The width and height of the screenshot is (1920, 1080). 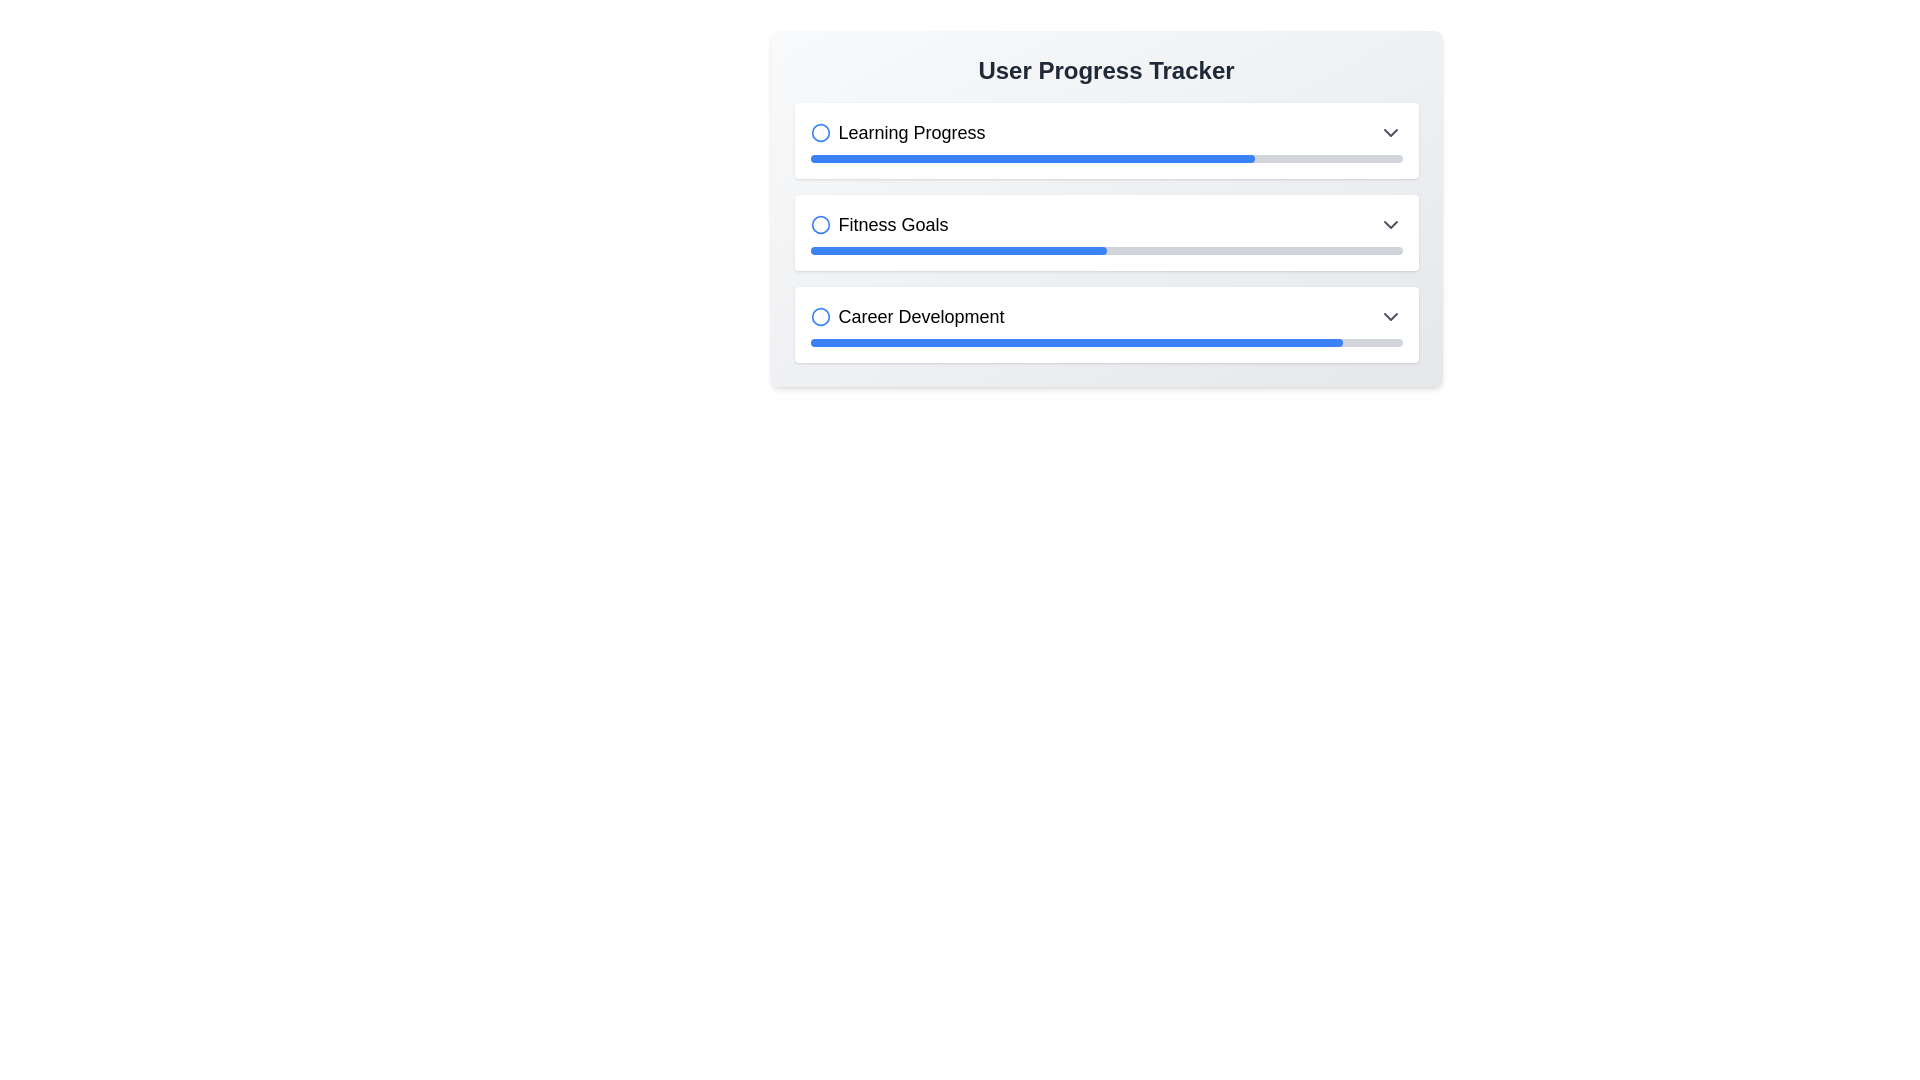 I want to click on the downwards-pointing chevron icon button located in the 'Career Development' section of the 'User Progress Tracker' interface, so click(x=1389, y=315).